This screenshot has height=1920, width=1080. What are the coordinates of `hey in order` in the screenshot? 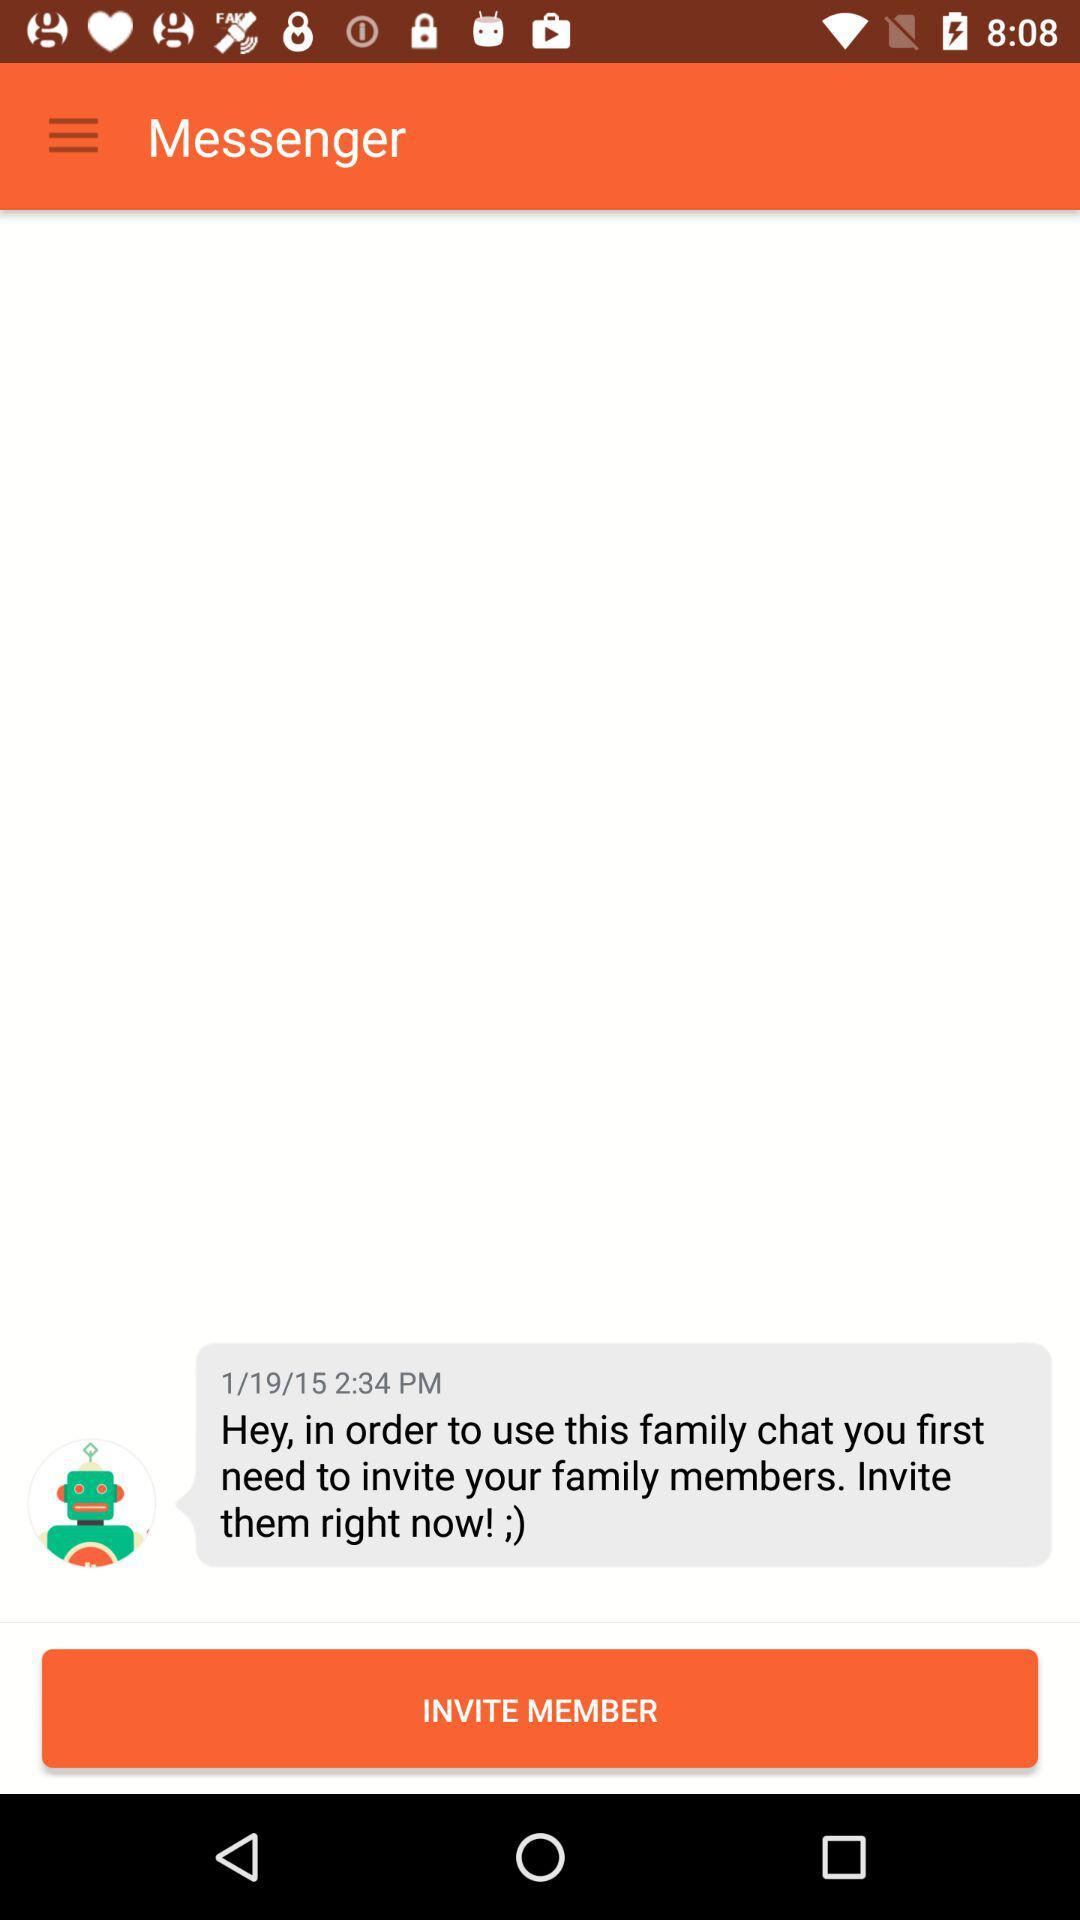 It's located at (620, 1474).